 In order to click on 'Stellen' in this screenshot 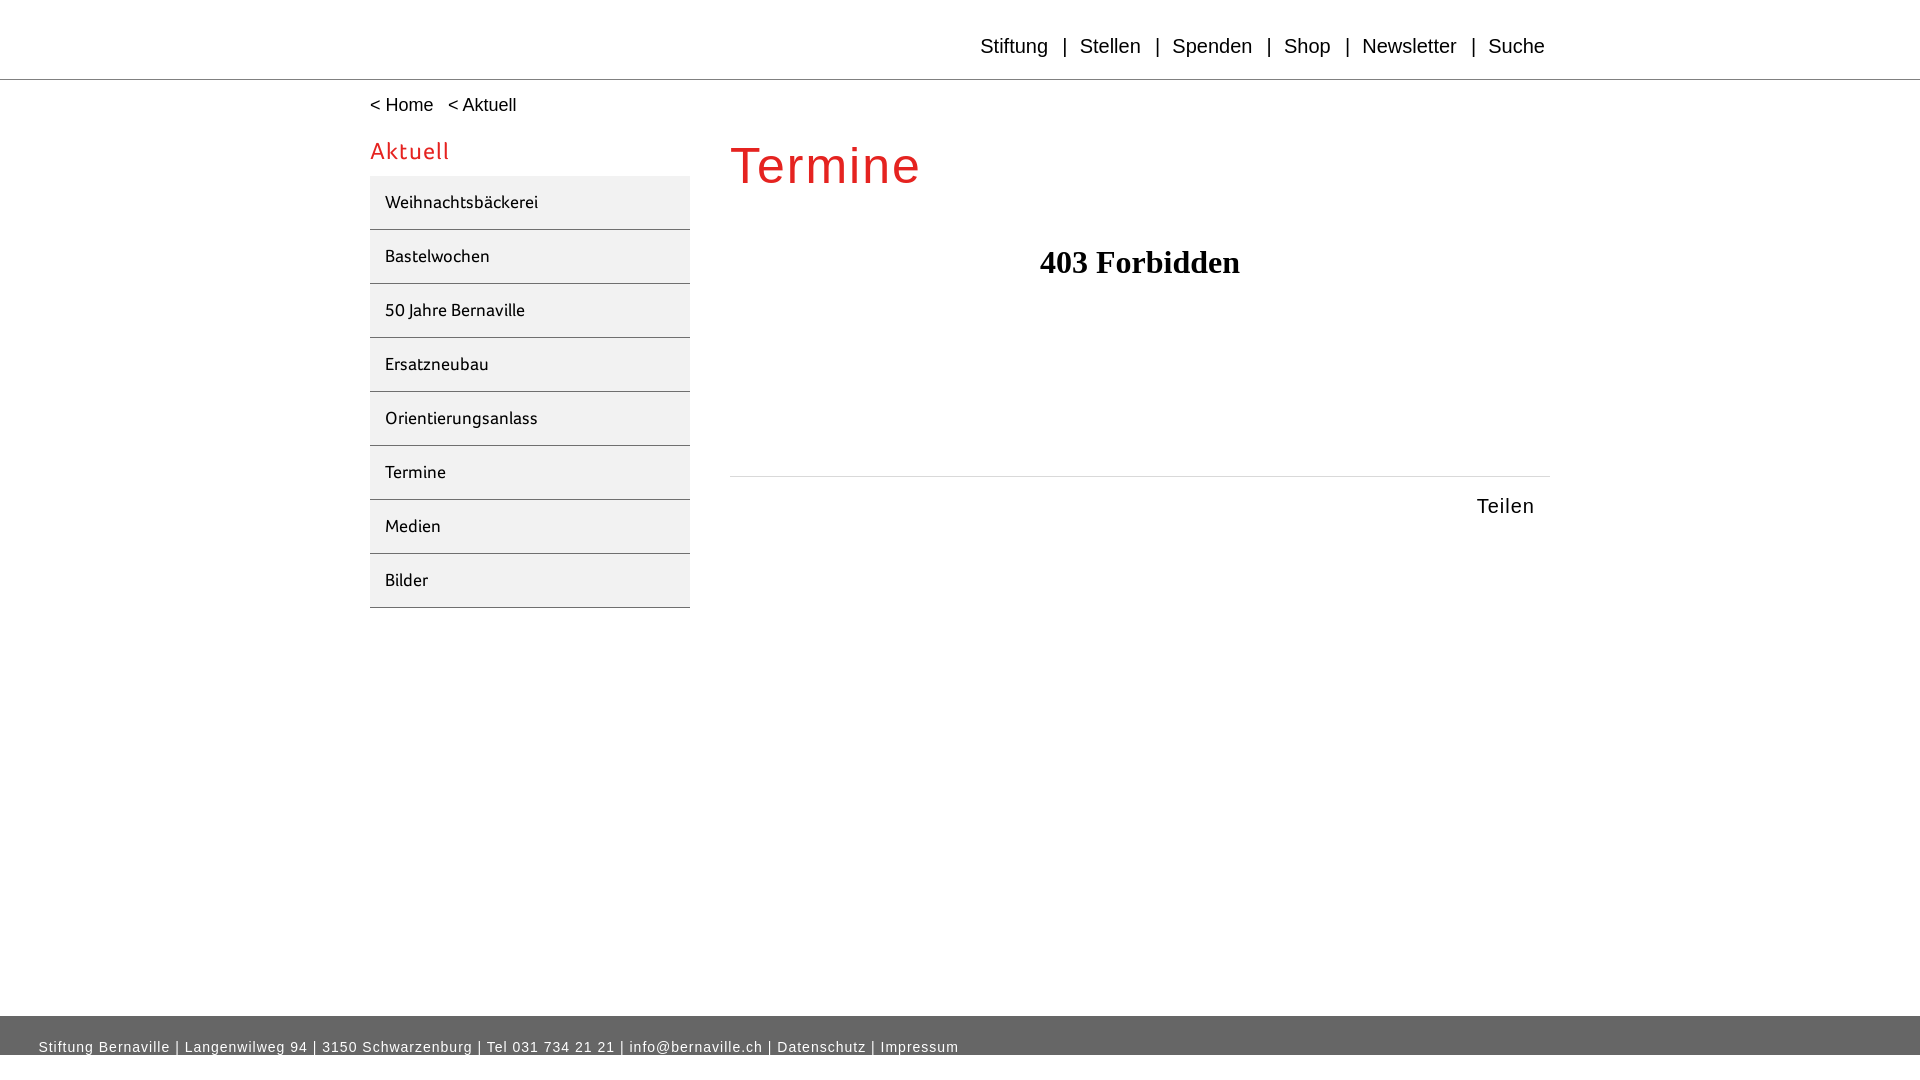, I will do `click(1109, 45)`.